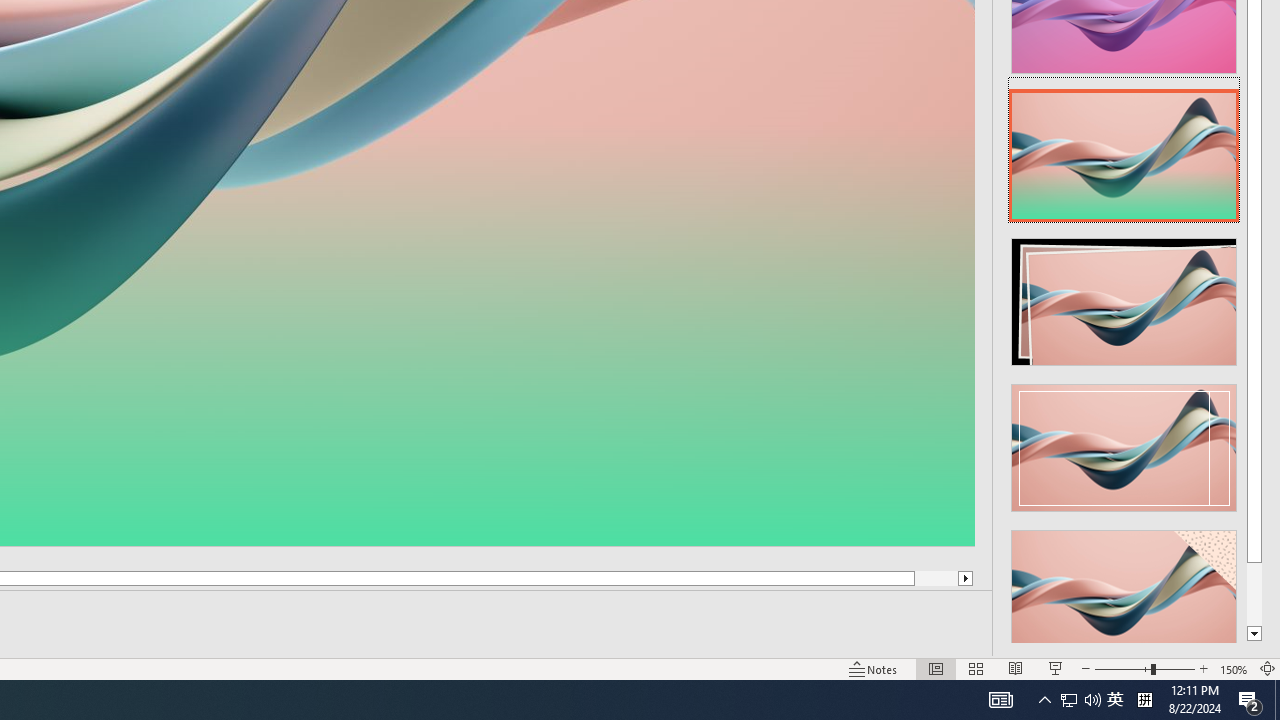 The height and width of the screenshot is (720, 1280). I want to click on 'Slide Show', so click(1055, 669).